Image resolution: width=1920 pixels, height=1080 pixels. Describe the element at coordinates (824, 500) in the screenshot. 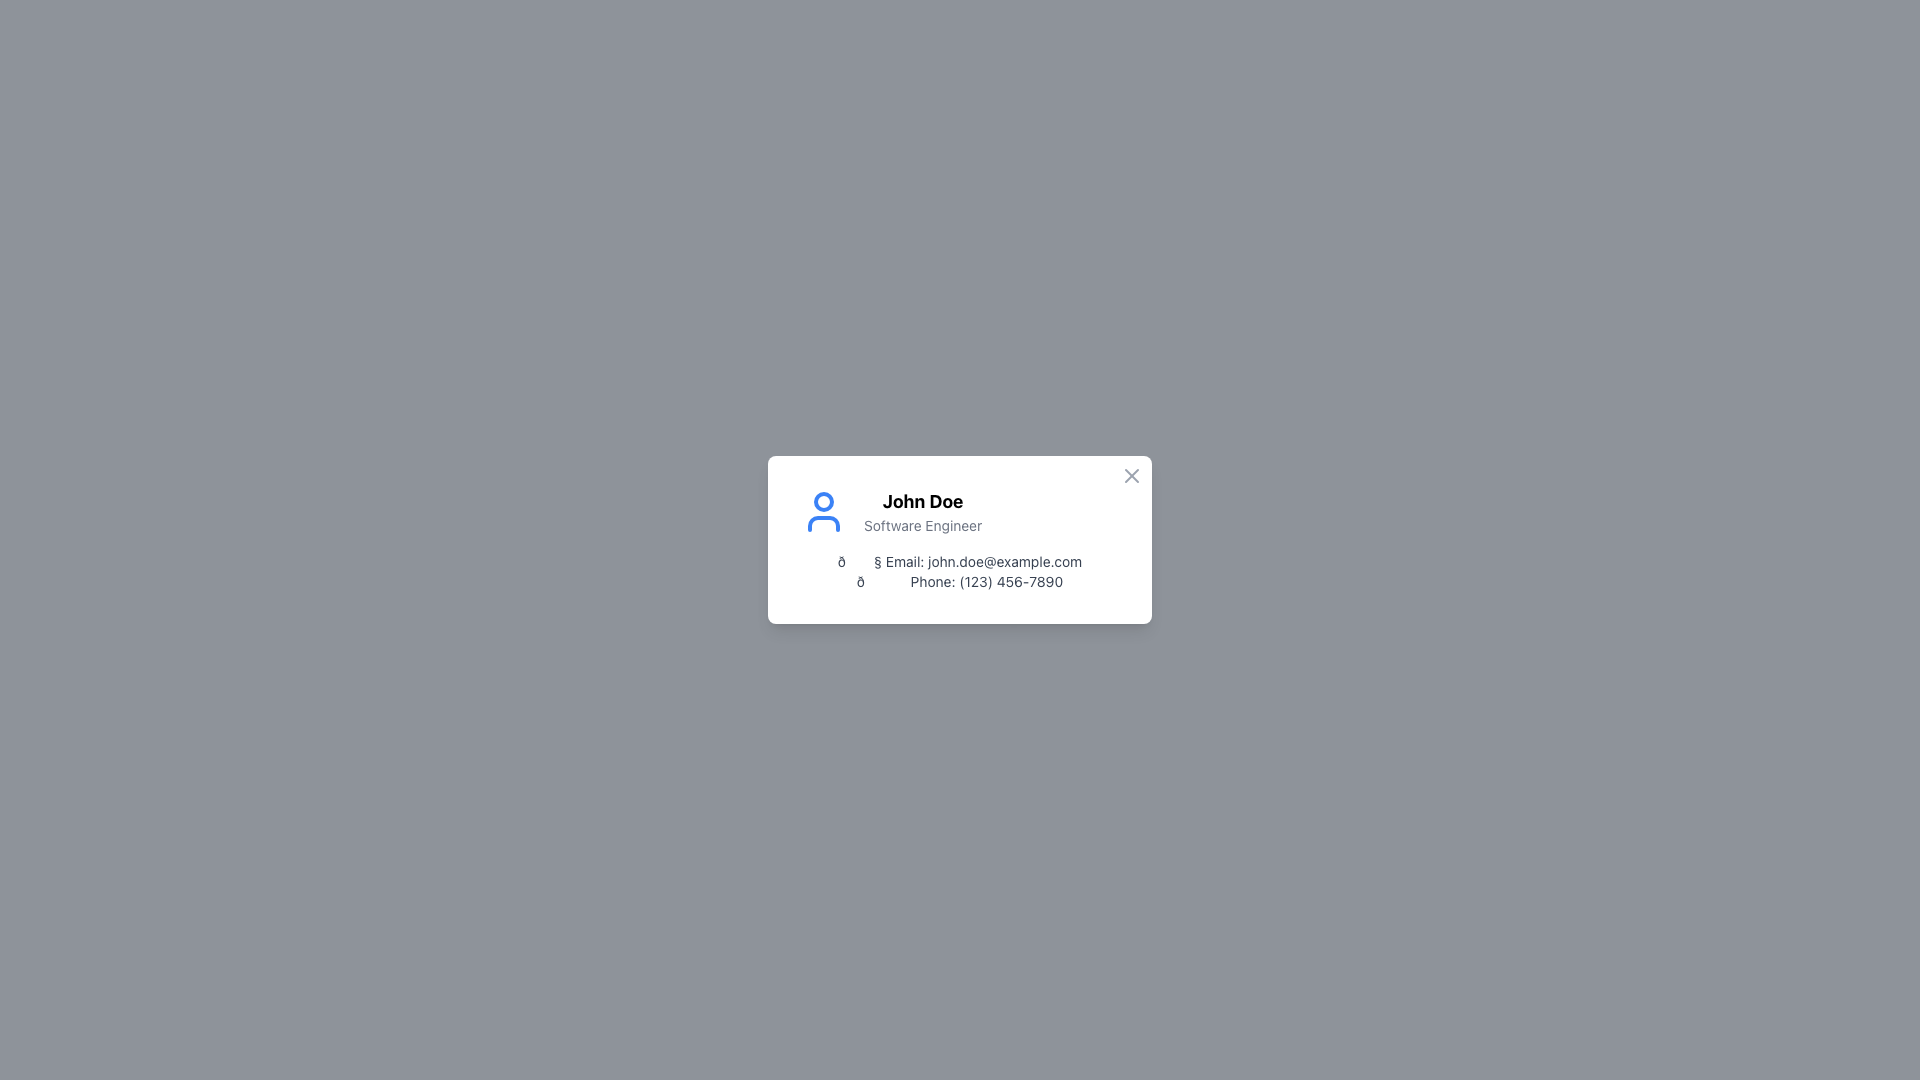

I see `the SVG circle component that represents the head of the user avatar in the profile card` at that location.